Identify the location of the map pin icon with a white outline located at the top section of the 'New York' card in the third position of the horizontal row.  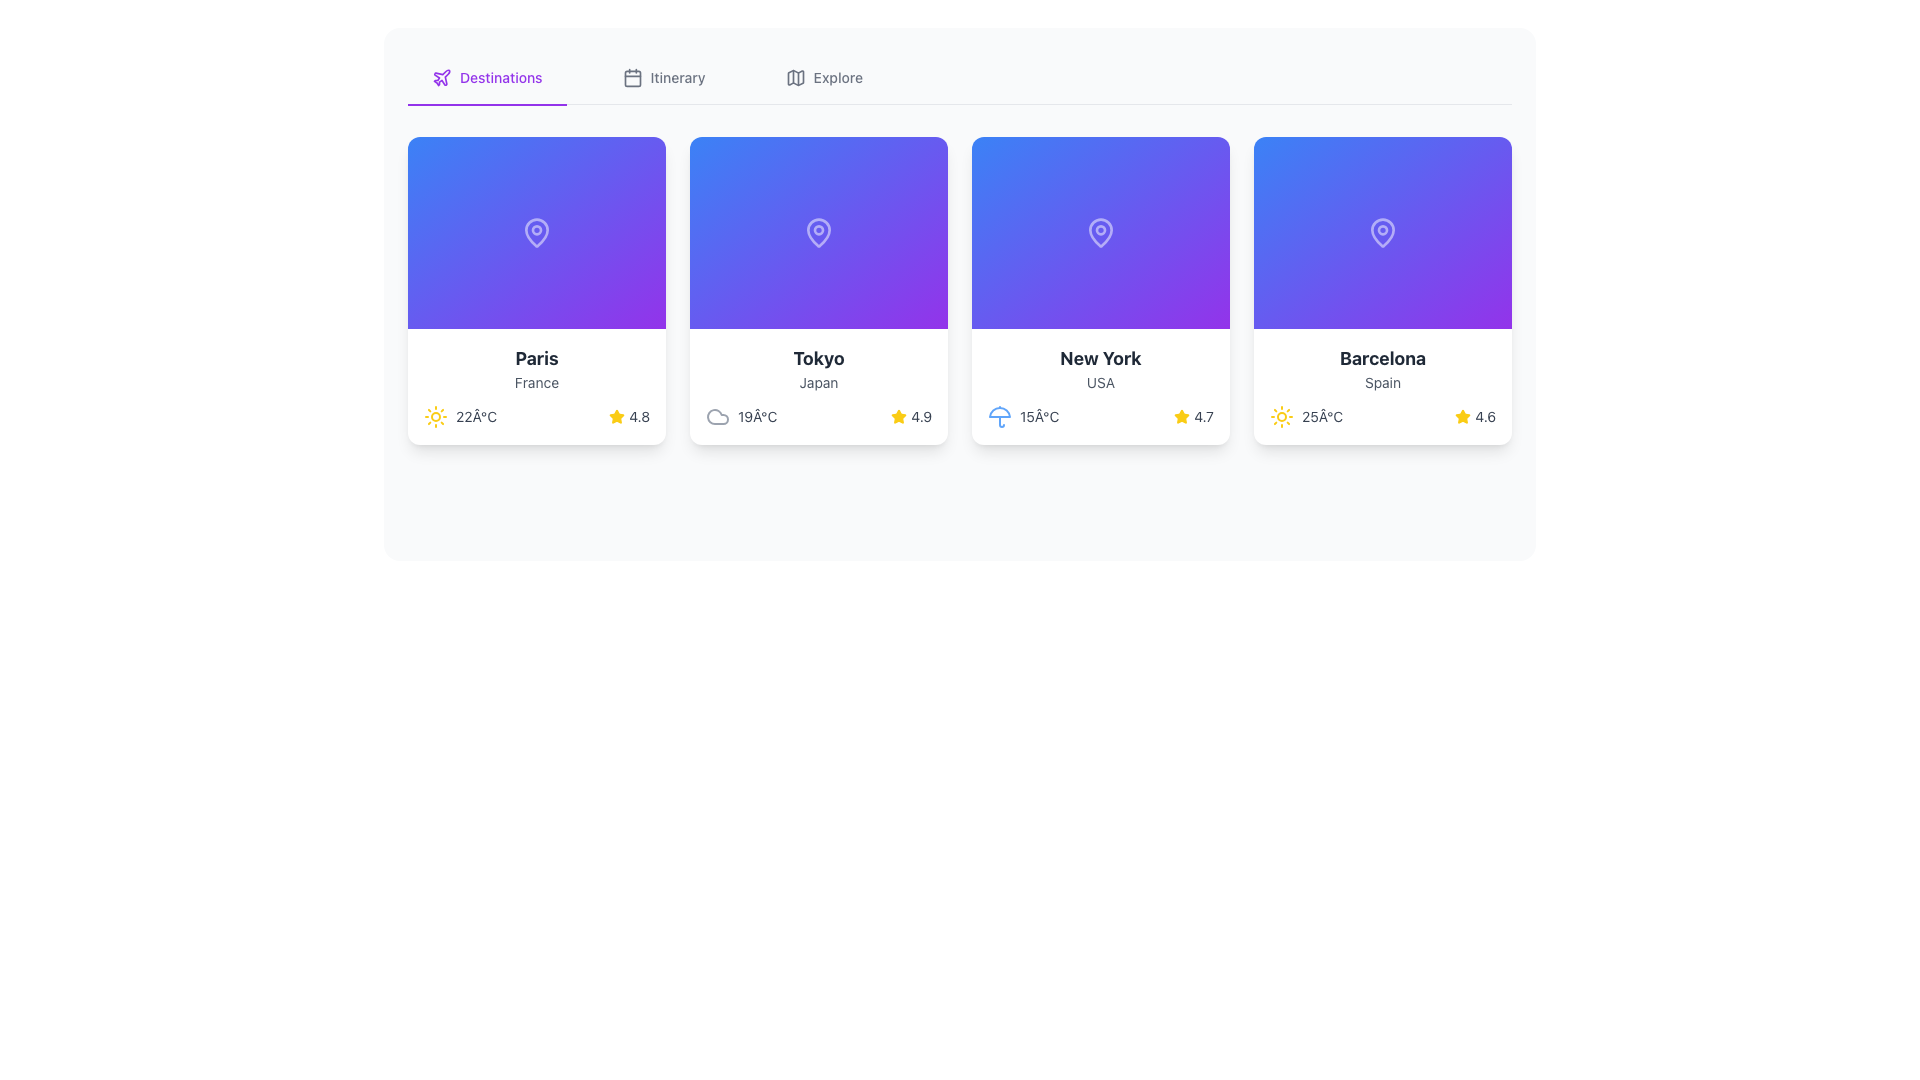
(1099, 231).